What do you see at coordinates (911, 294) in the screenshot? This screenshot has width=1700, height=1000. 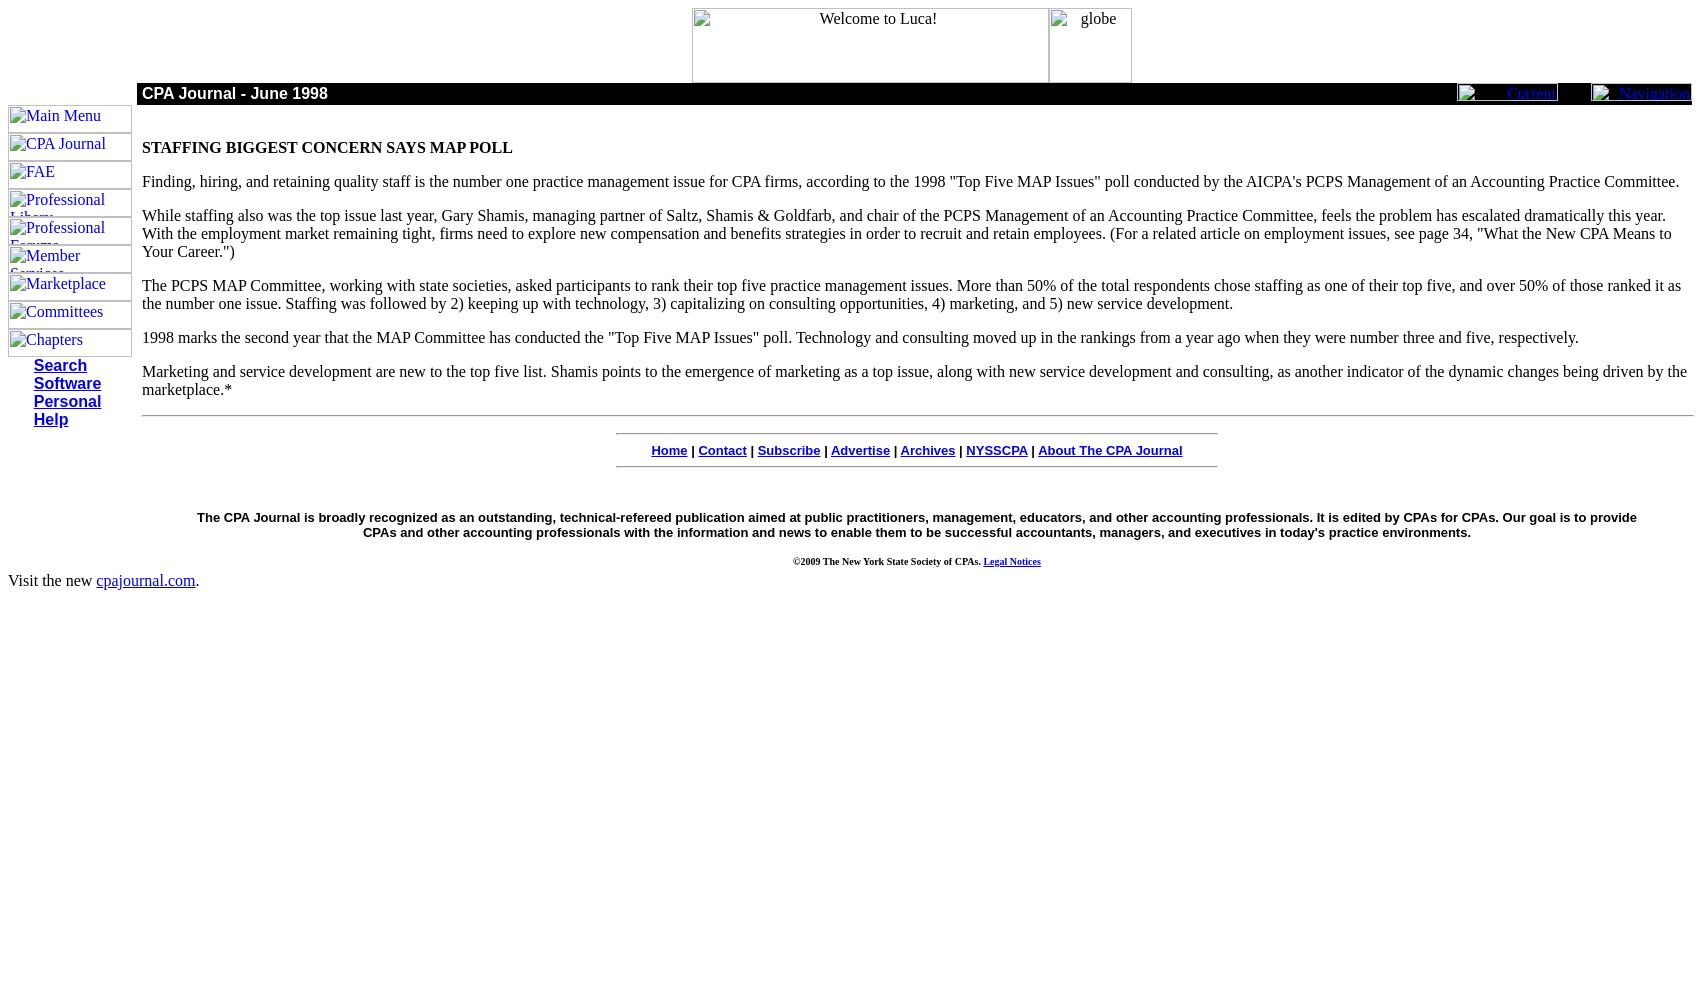 I see `'The PCPS MAP Committee, working with state societies, asked participants to rank their top five practice management issues. More than 50% of the total respondents chose staffing as one of their top five, and over 50% of those ranked it as the number one issue. Staffing was followed by 2) keeping up with technology, 3) capitalizing on consulting opportunities, 4) marketing, and 5) new service development.'` at bounding box center [911, 294].